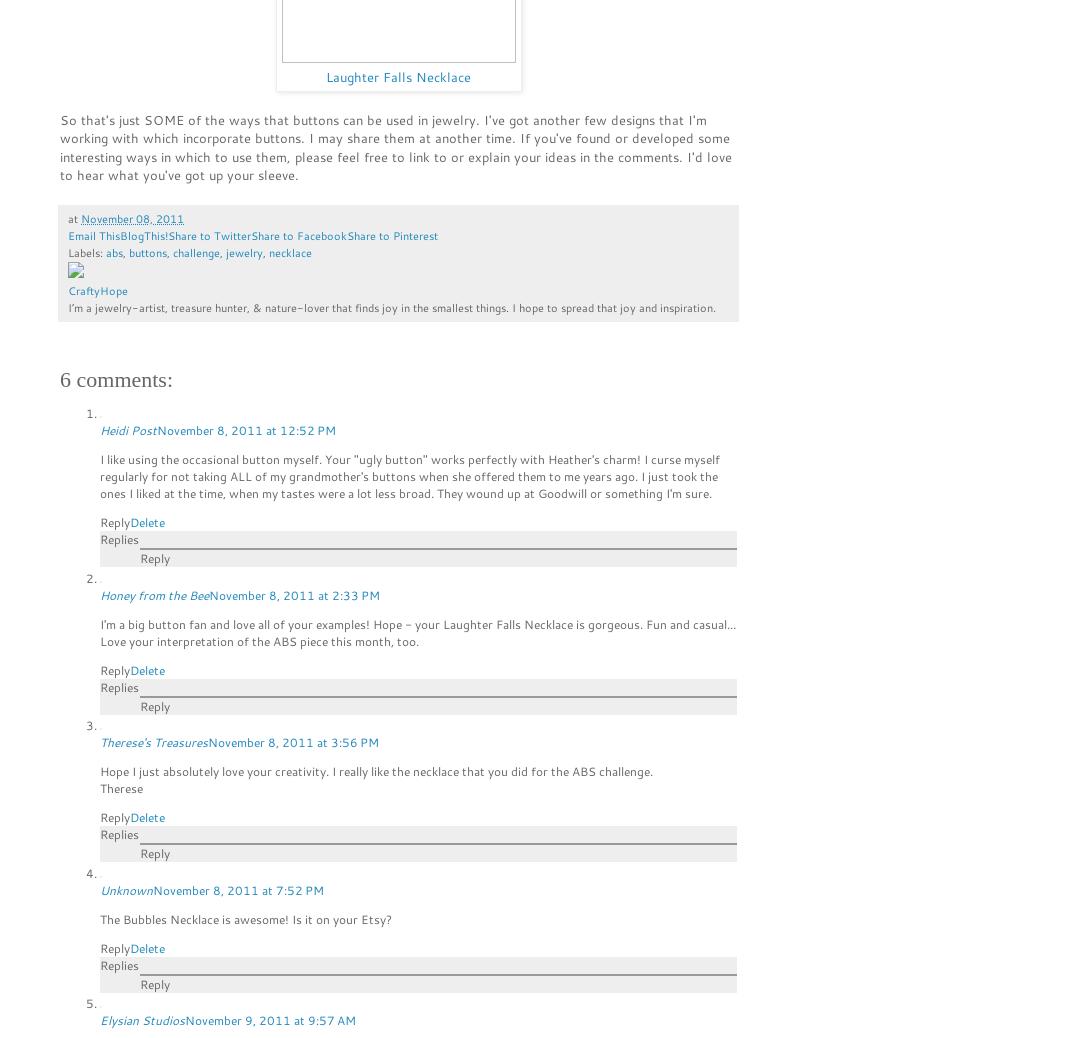 This screenshot has width=1075, height=1038. Describe the element at coordinates (131, 216) in the screenshot. I see `'November 08, 2011'` at that location.